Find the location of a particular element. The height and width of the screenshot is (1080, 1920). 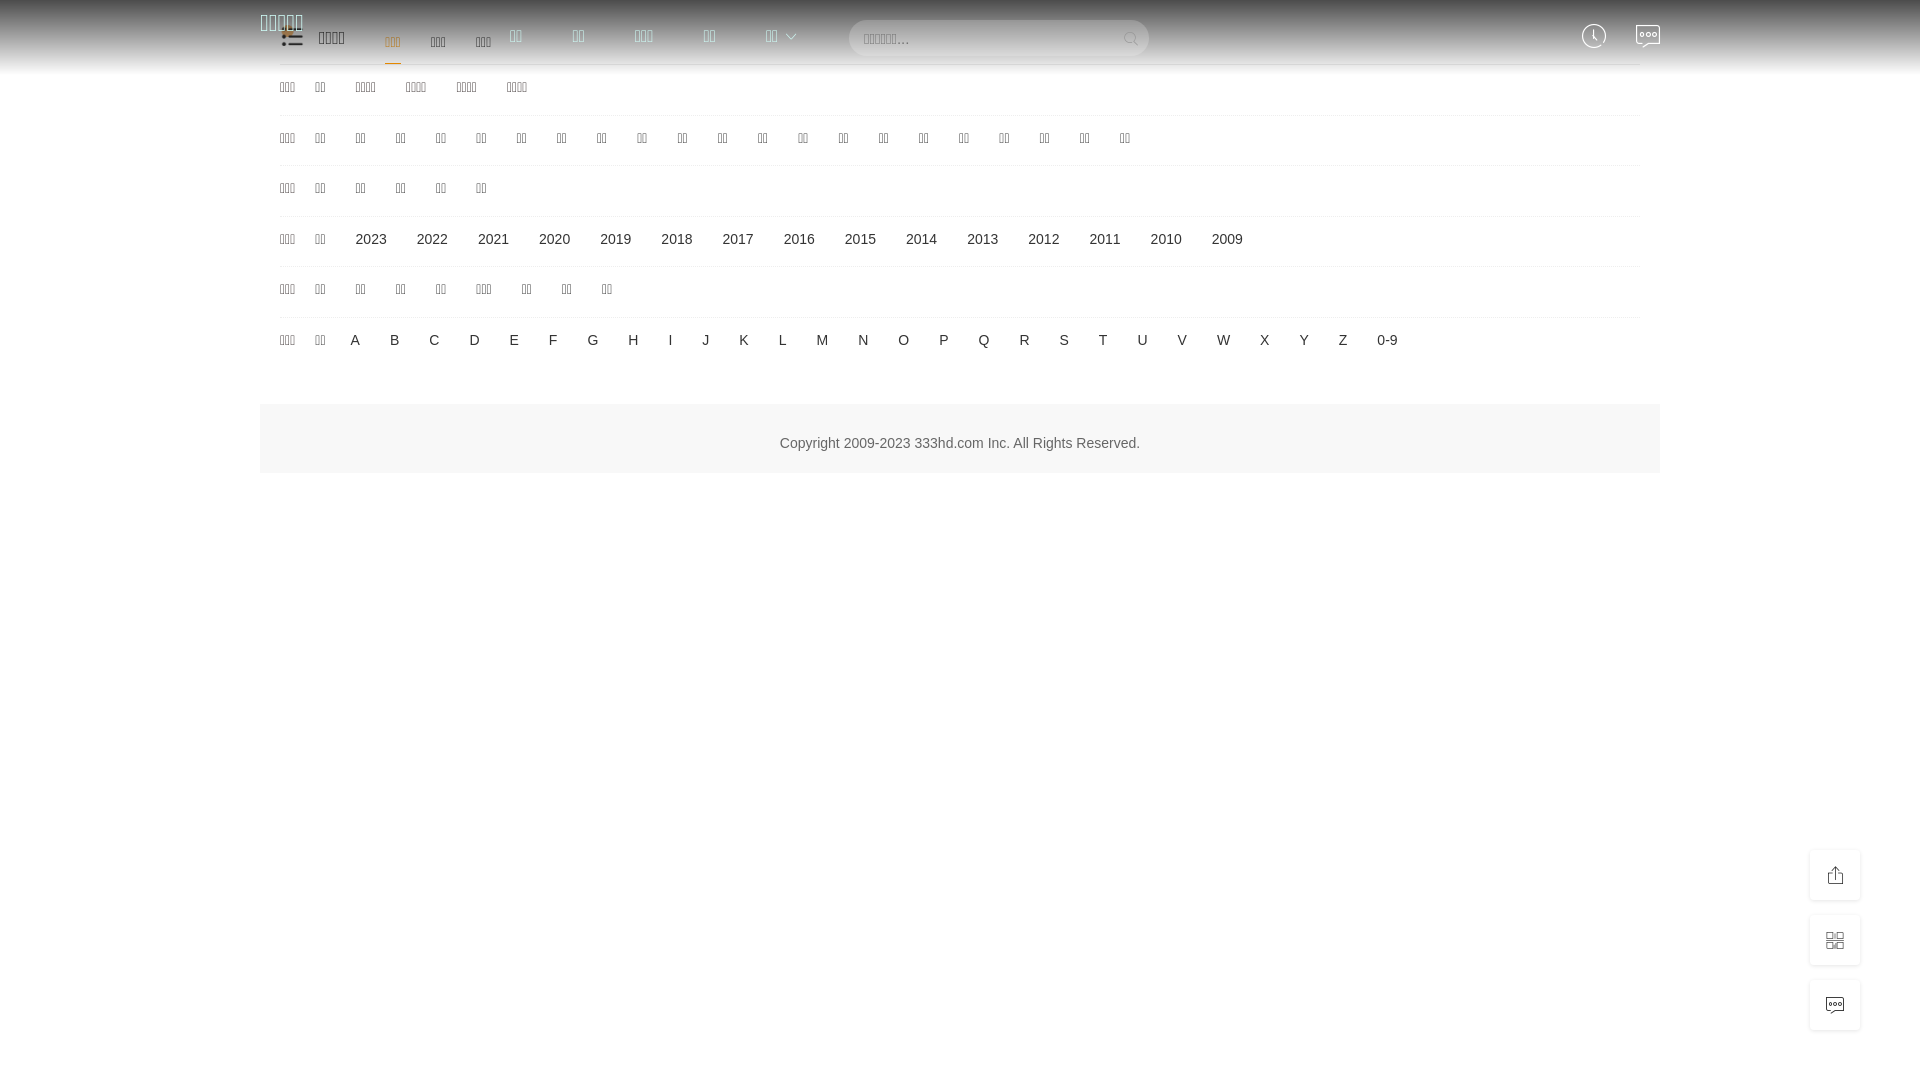

'J' is located at coordinates (705, 339).